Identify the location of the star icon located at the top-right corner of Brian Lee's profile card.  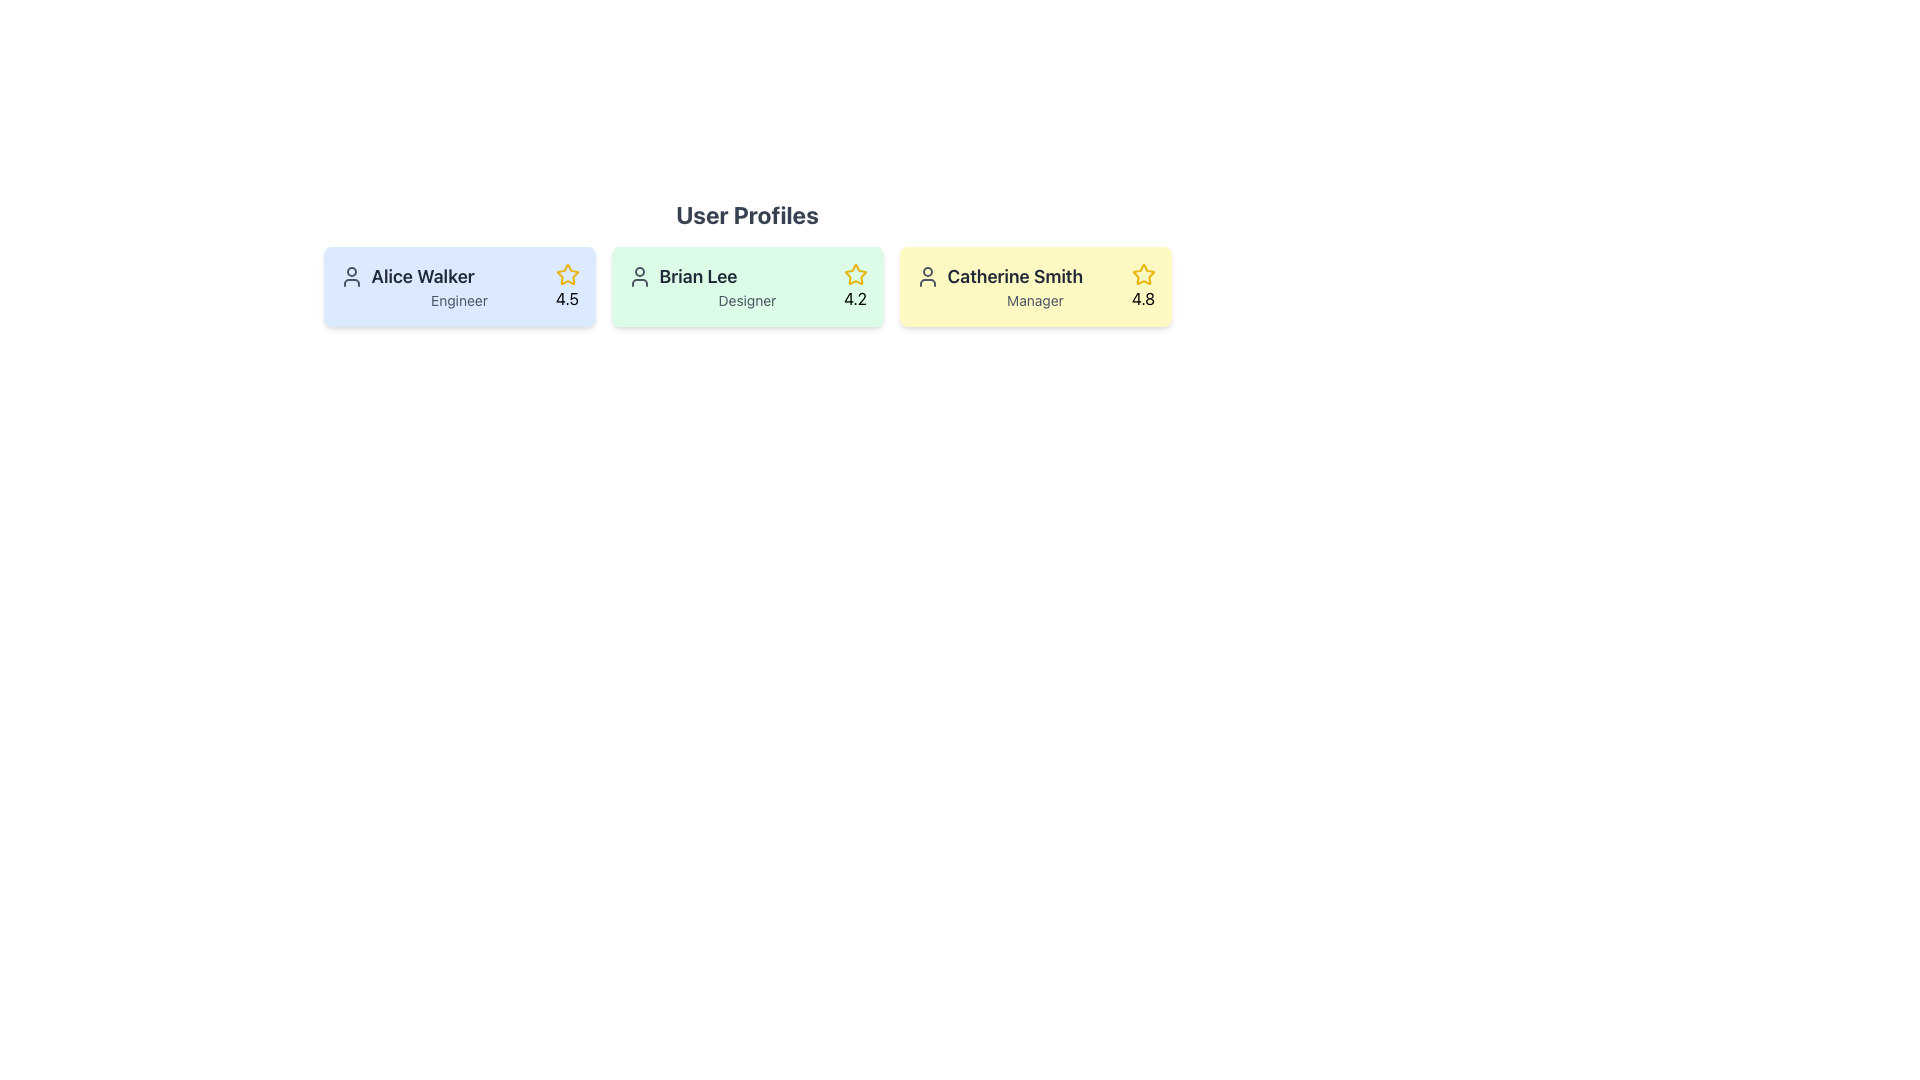
(855, 274).